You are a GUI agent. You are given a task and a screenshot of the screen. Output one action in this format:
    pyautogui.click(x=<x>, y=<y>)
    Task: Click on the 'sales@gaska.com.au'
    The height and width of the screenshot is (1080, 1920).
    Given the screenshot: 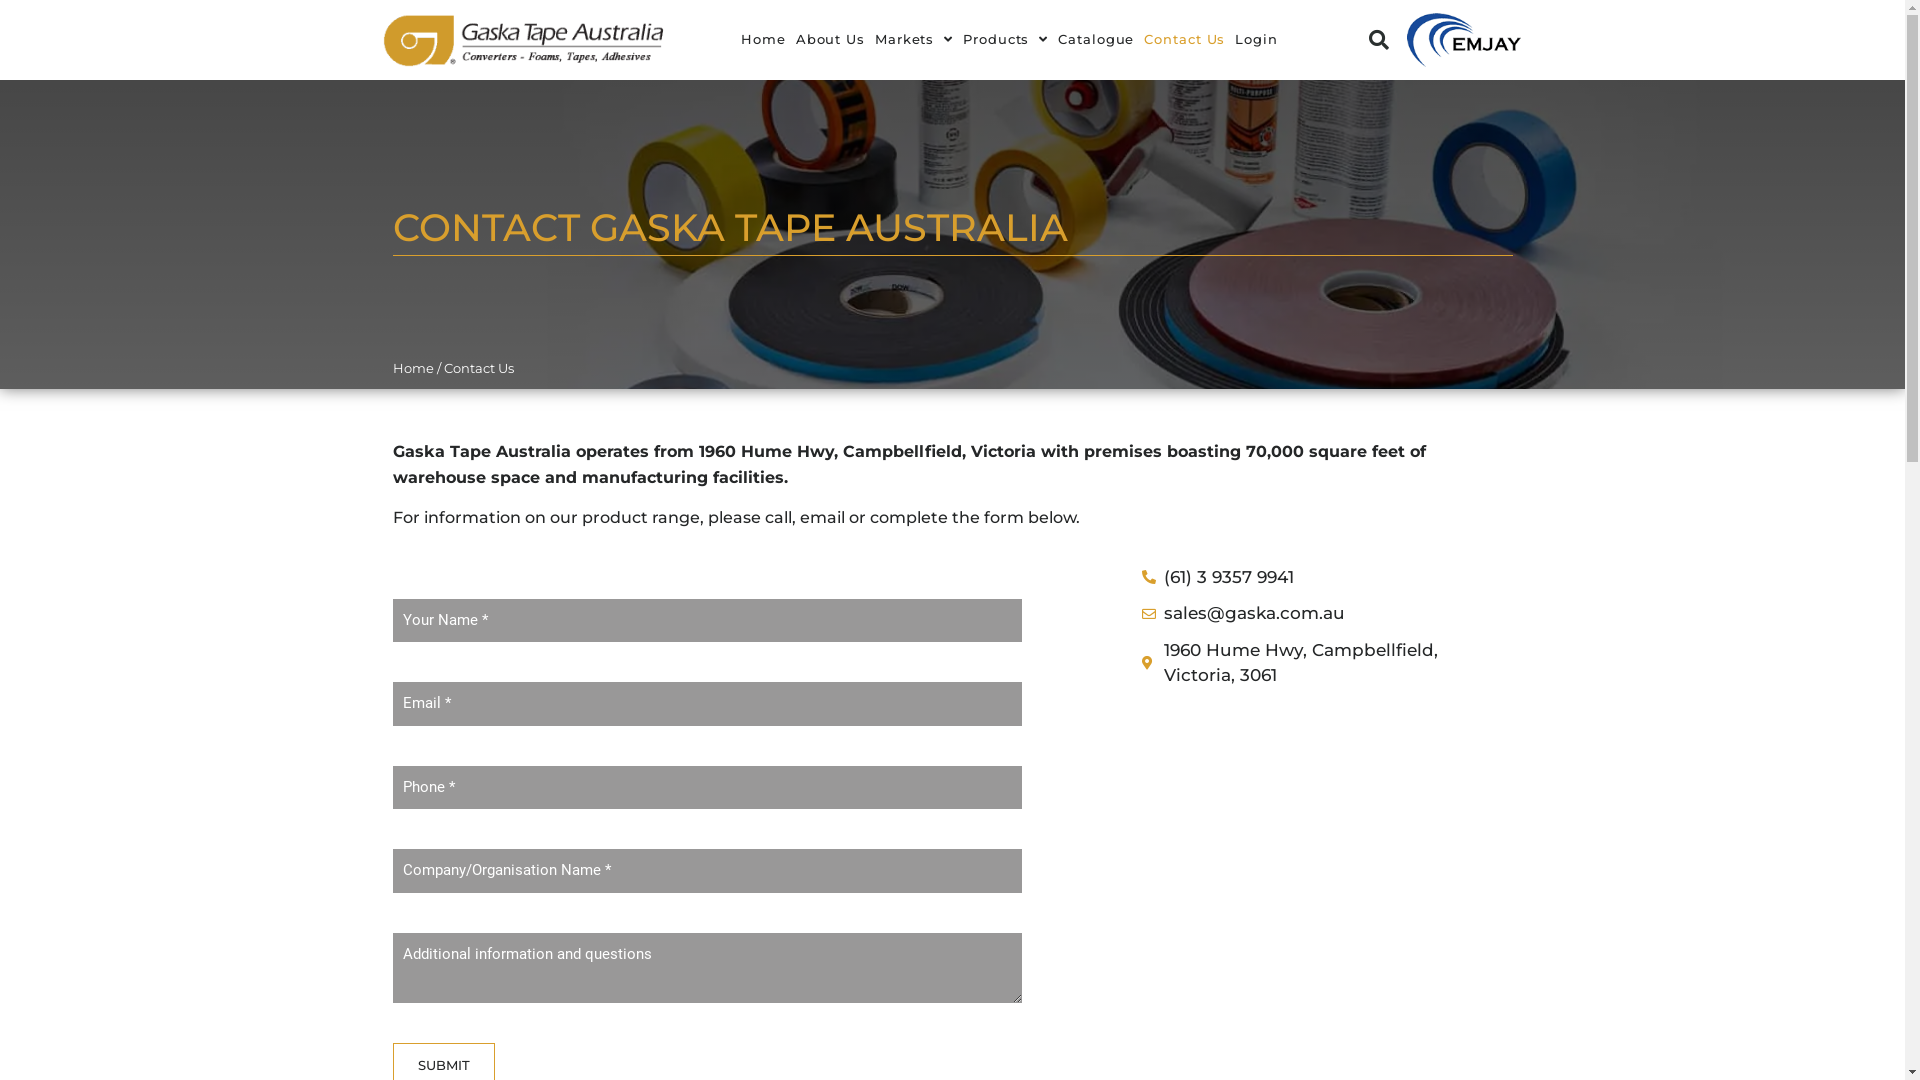 What is the action you would take?
    pyautogui.click(x=1304, y=612)
    